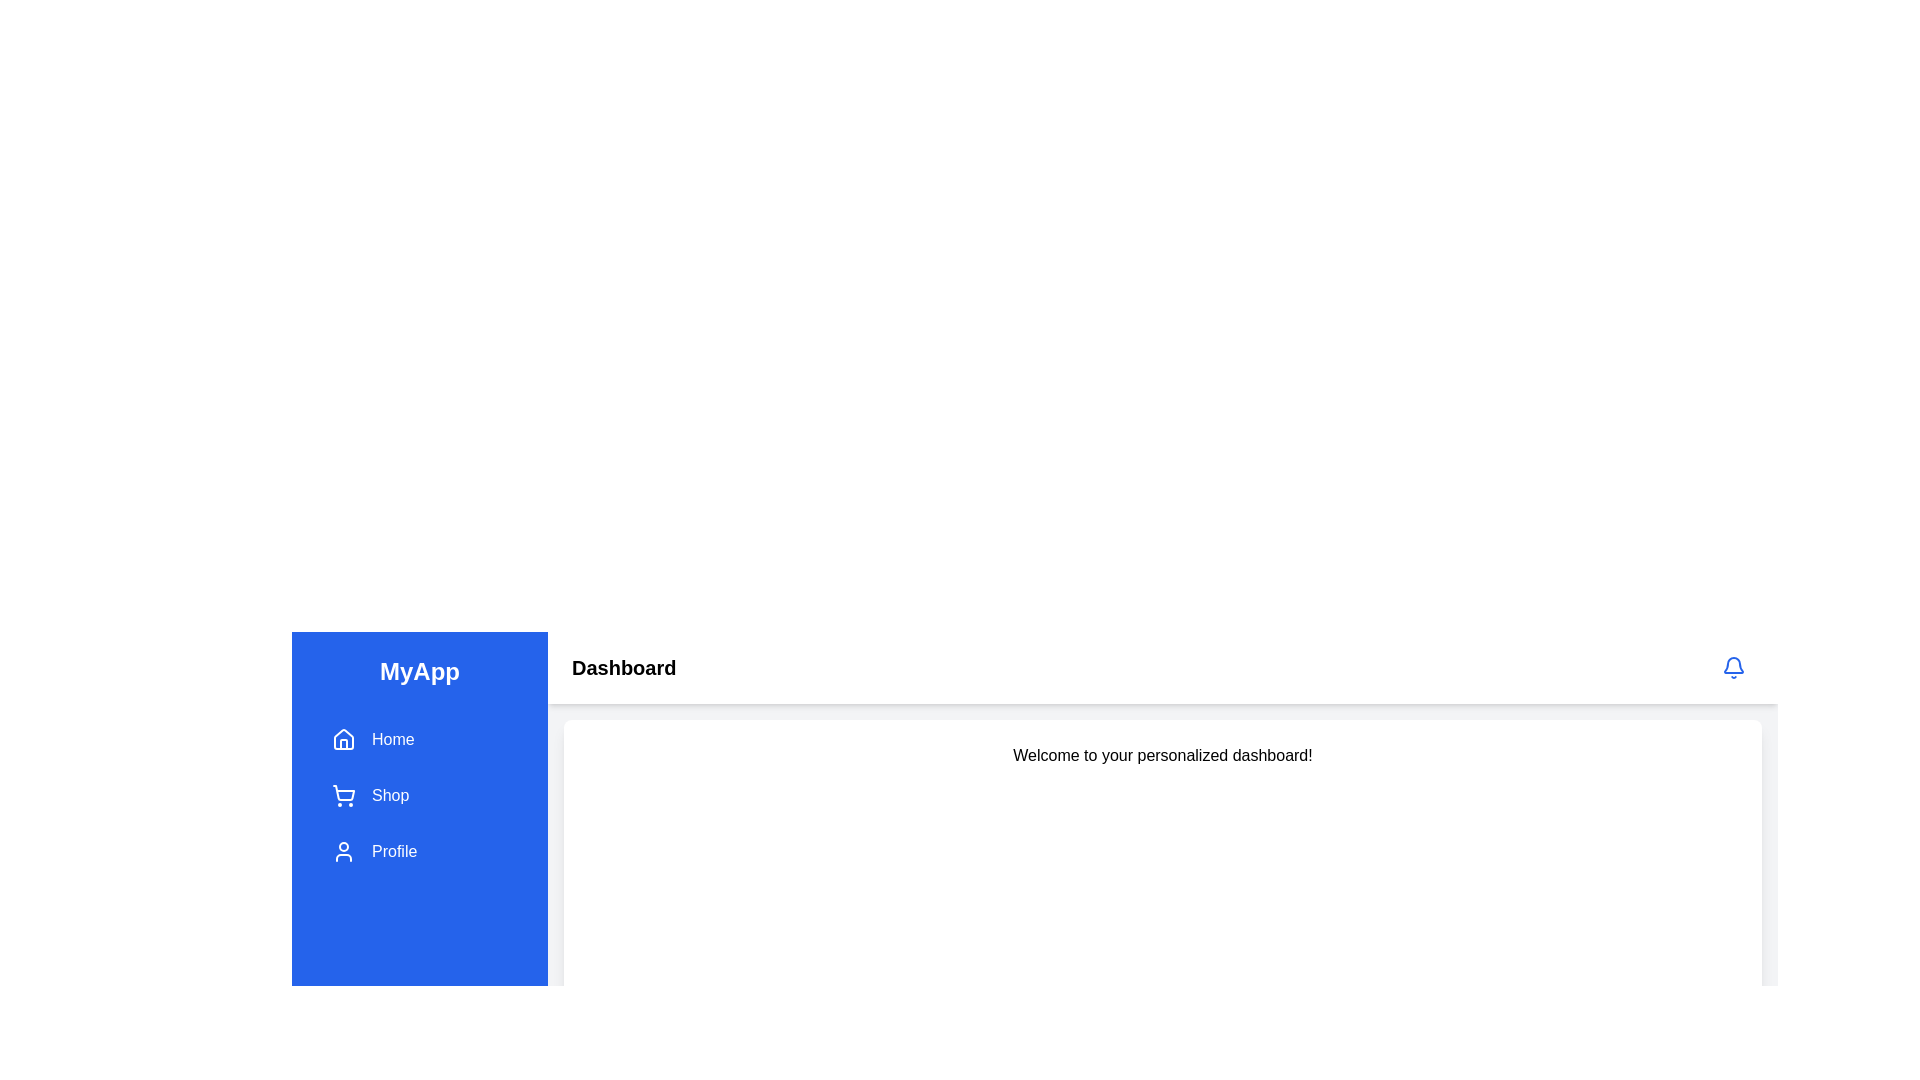 The image size is (1920, 1080). Describe the element at coordinates (419, 794) in the screenshot. I see `the 'Shop' navigation button located in the left navigation bar under 'MyApp'` at that location.